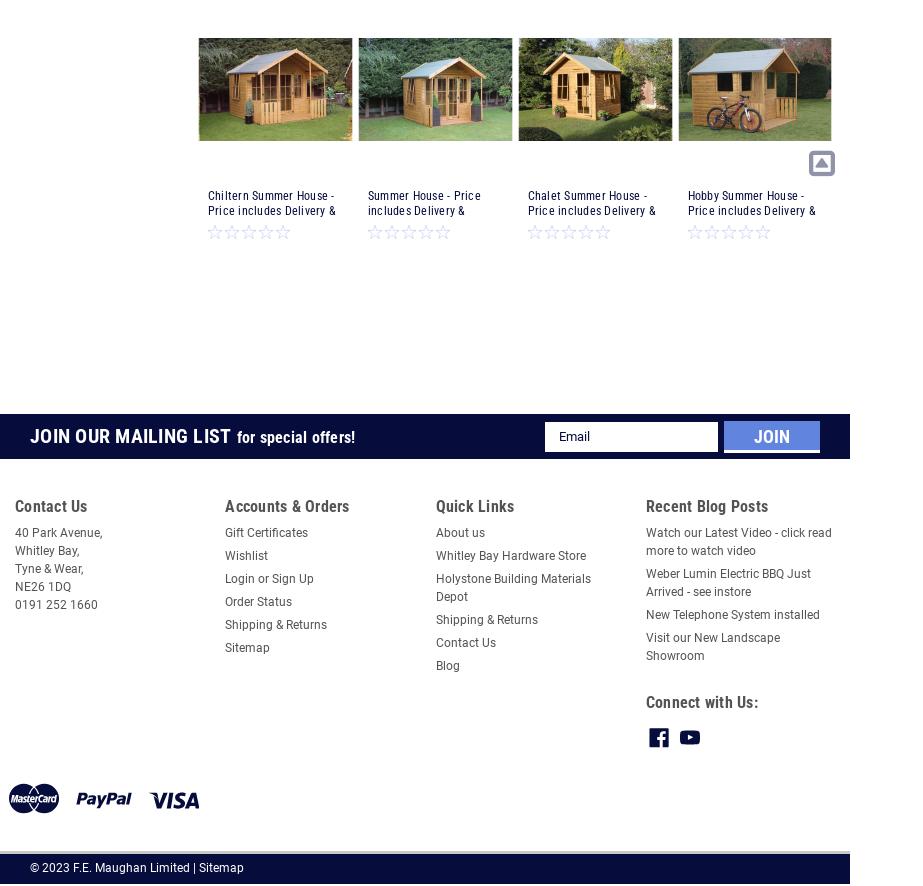 The height and width of the screenshot is (886, 923). What do you see at coordinates (15, 532) in the screenshot?
I see `'40 Park Avenue,'` at bounding box center [15, 532].